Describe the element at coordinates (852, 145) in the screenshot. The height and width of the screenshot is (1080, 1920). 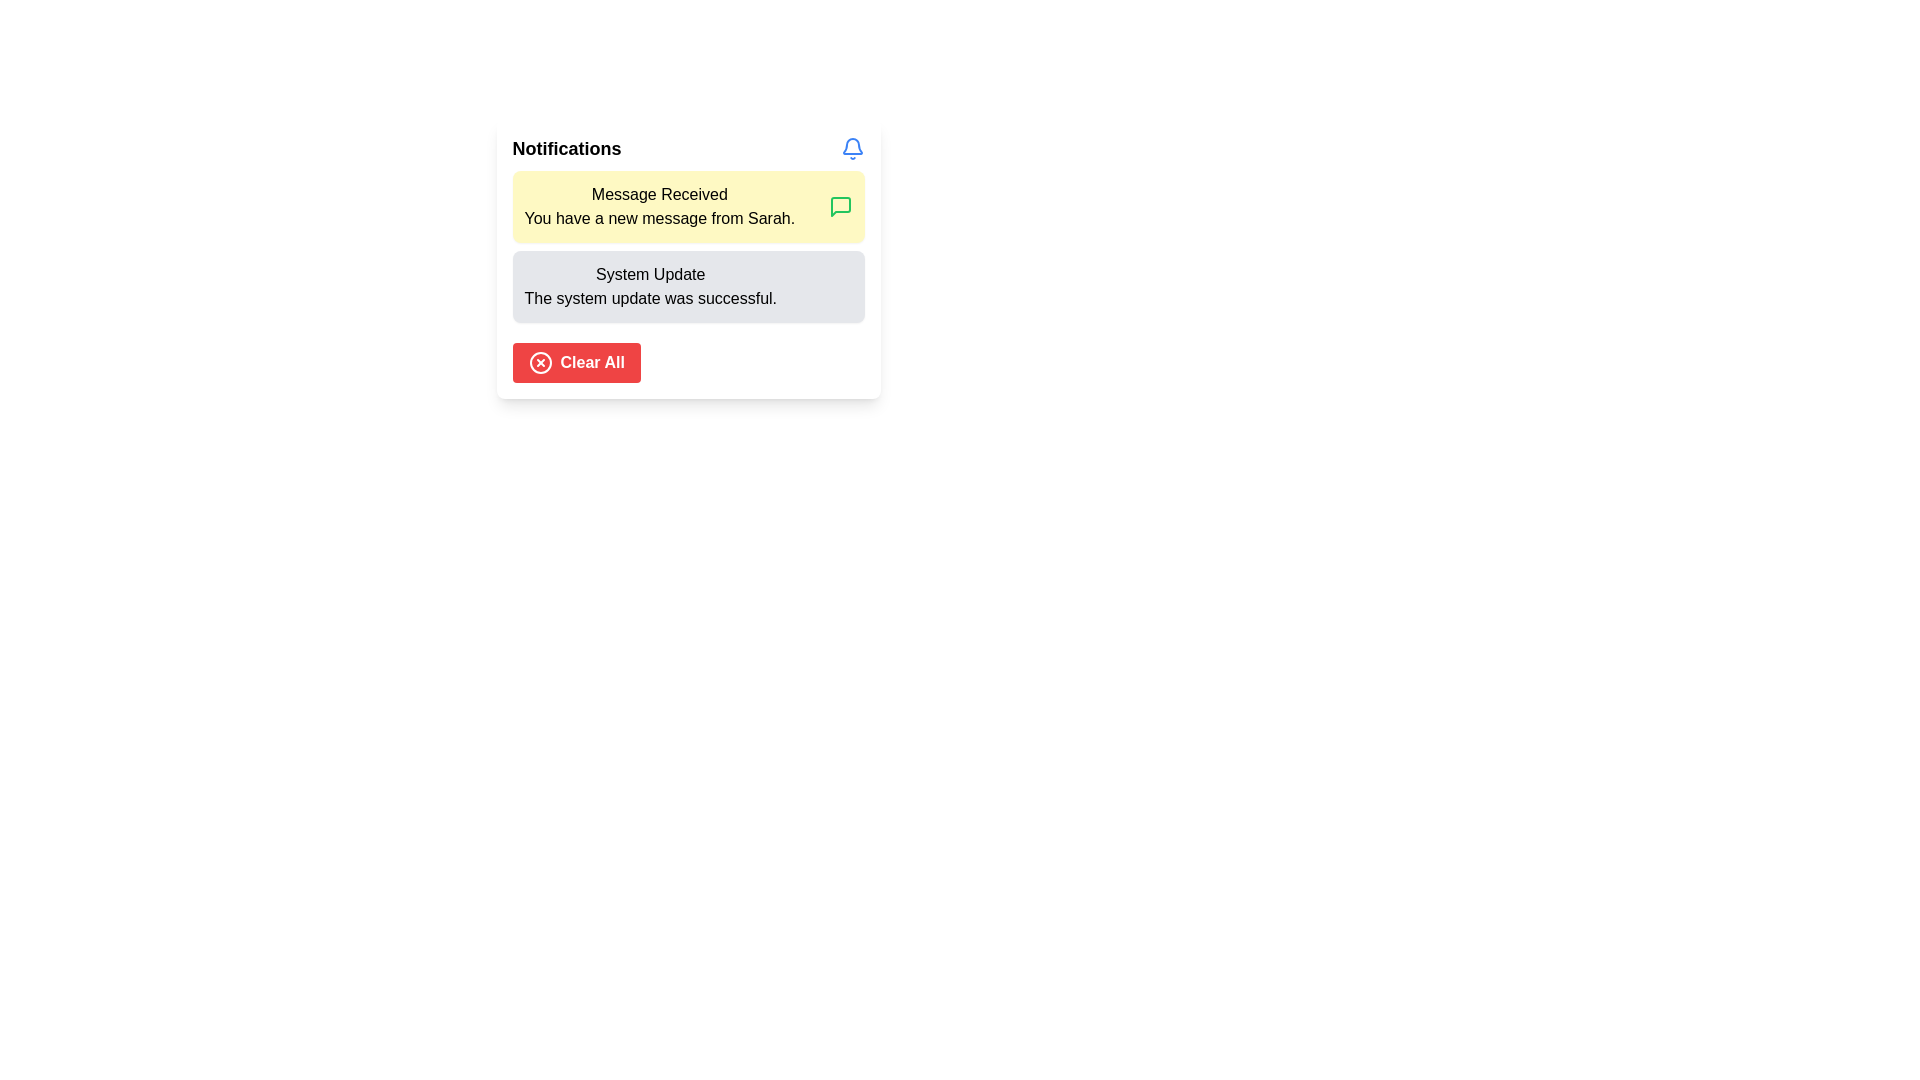
I see `the bell-shaped notification icon located in the top-right corner of the notification panel` at that location.